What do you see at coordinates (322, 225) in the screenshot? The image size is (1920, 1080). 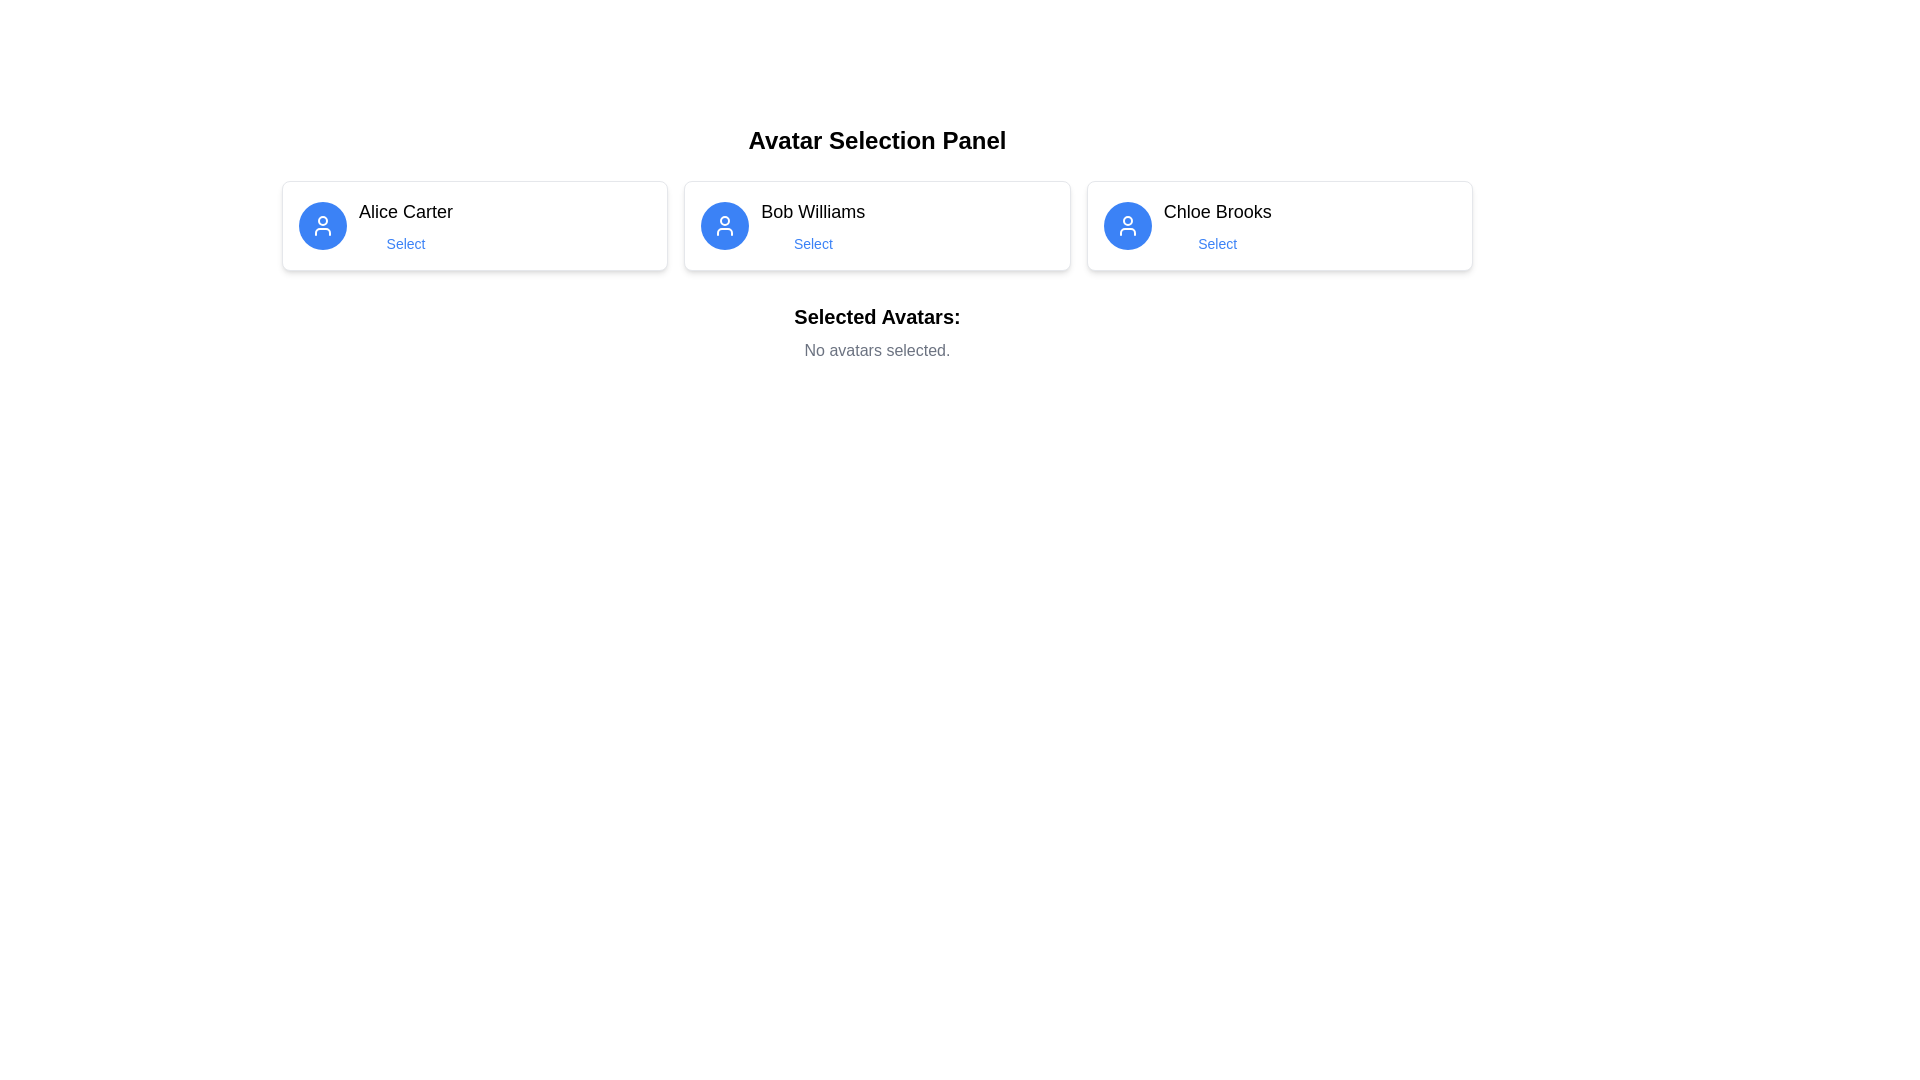 I see `the button representing the profile picture of the user named 'Alice Carter'` at bounding box center [322, 225].